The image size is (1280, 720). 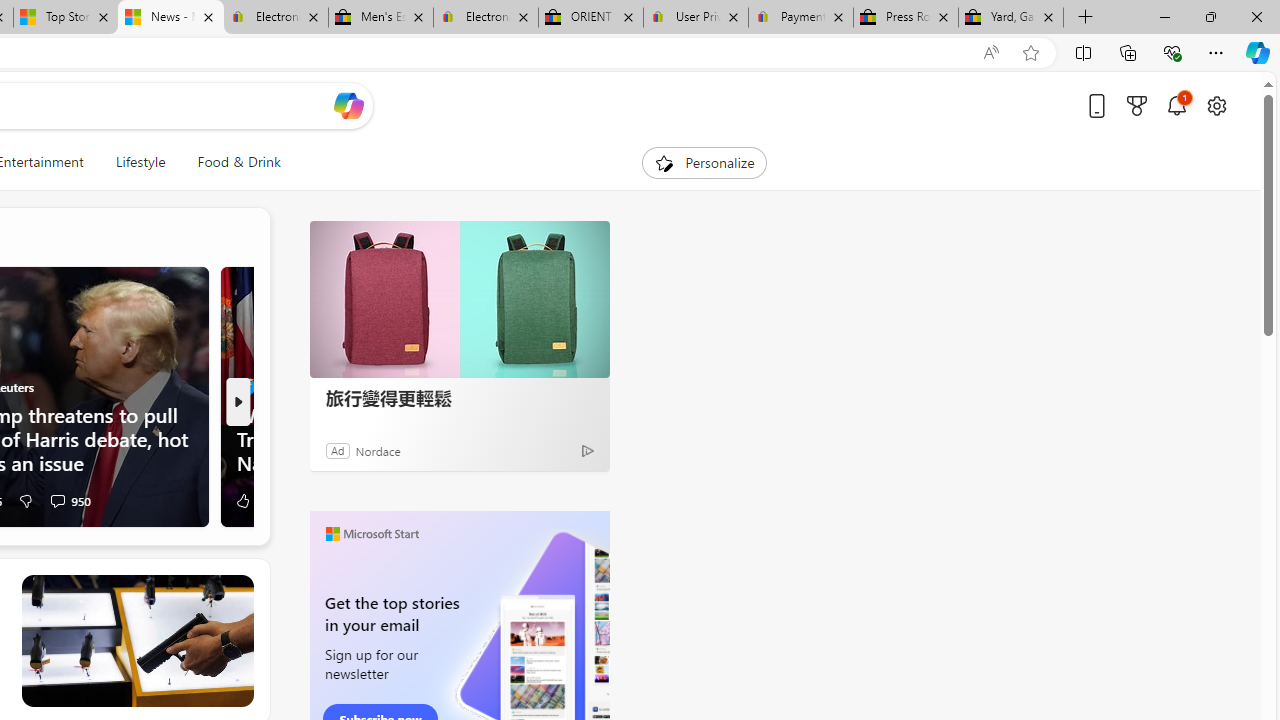 What do you see at coordinates (704, 162) in the screenshot?
I see `'Personalize'` at bounding box center [704, 162].